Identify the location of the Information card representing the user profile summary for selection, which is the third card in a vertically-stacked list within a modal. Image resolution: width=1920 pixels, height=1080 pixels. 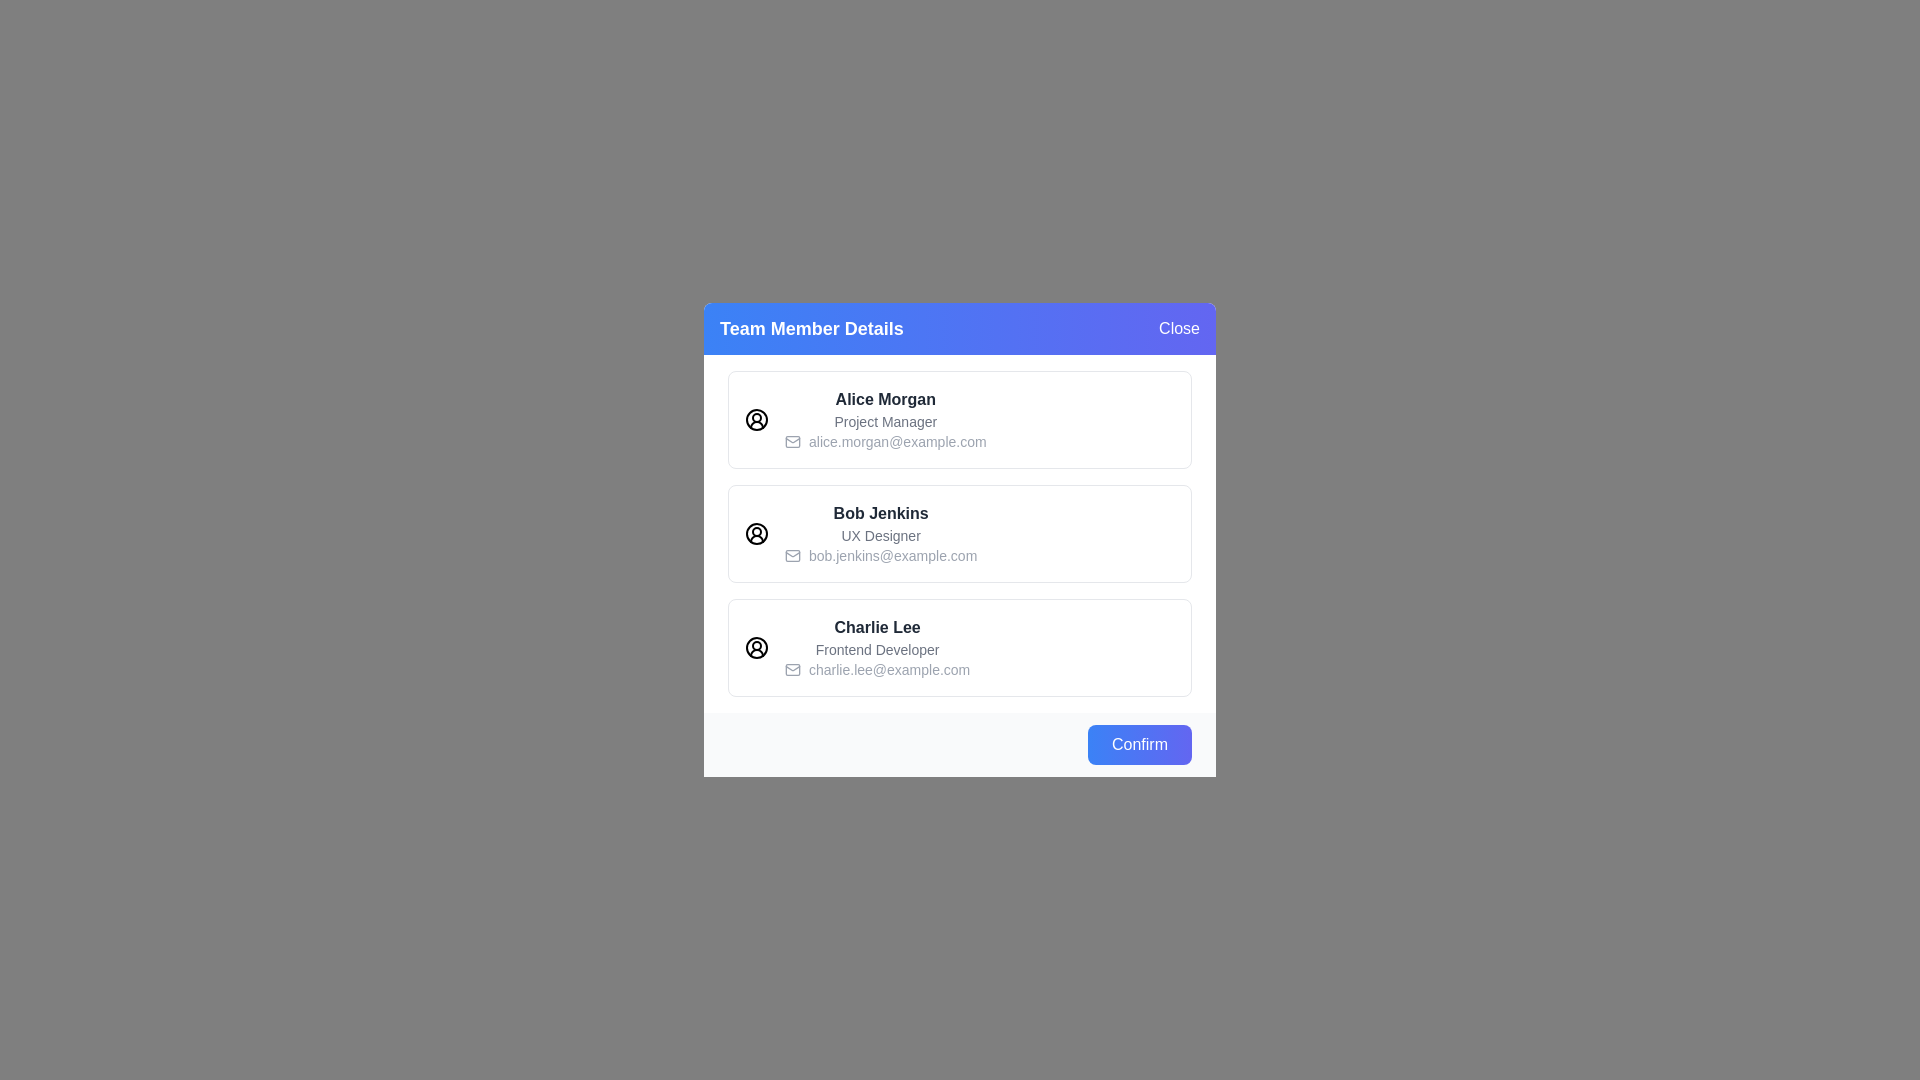
(960, 648).